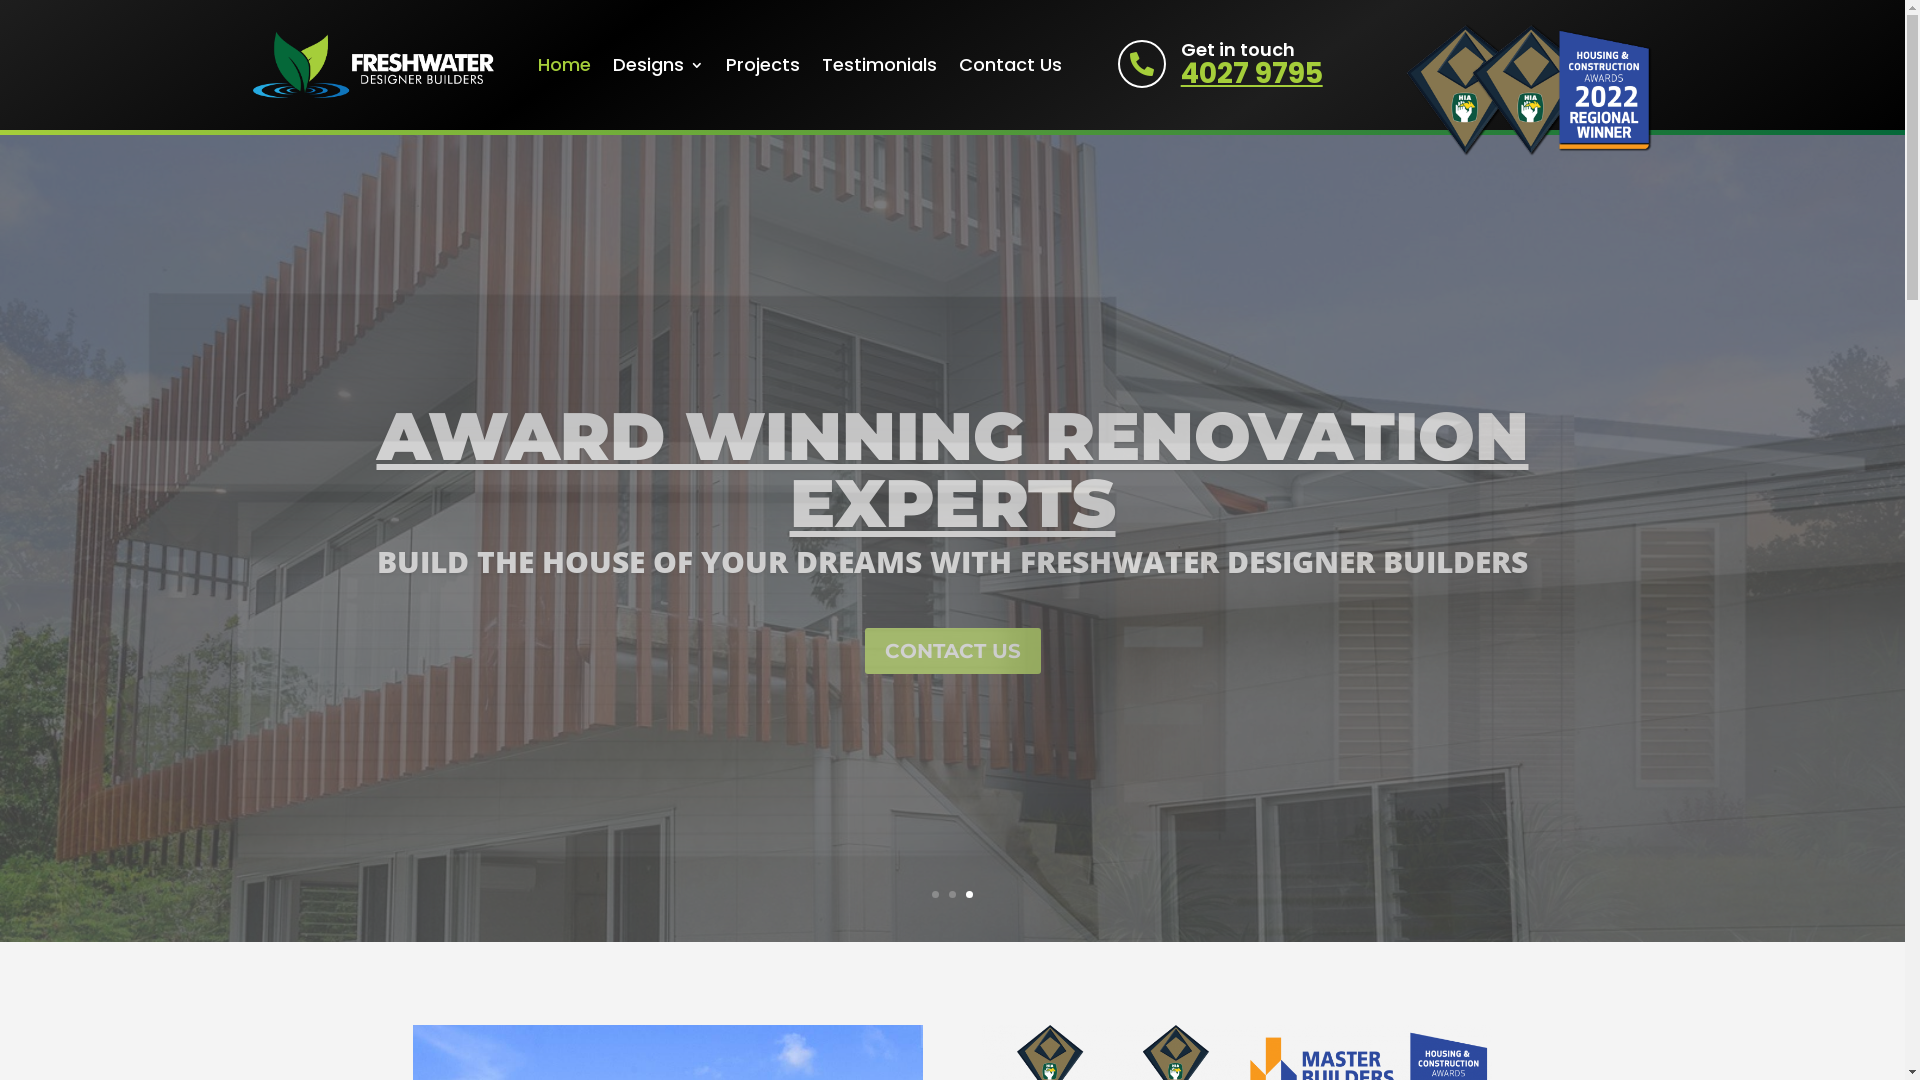 The height and width of the screenshot is (1080, 1920). Describe the element at coordinates (1528, 88) in the screenshot. I see `'Award-logos-2023'` at that location.